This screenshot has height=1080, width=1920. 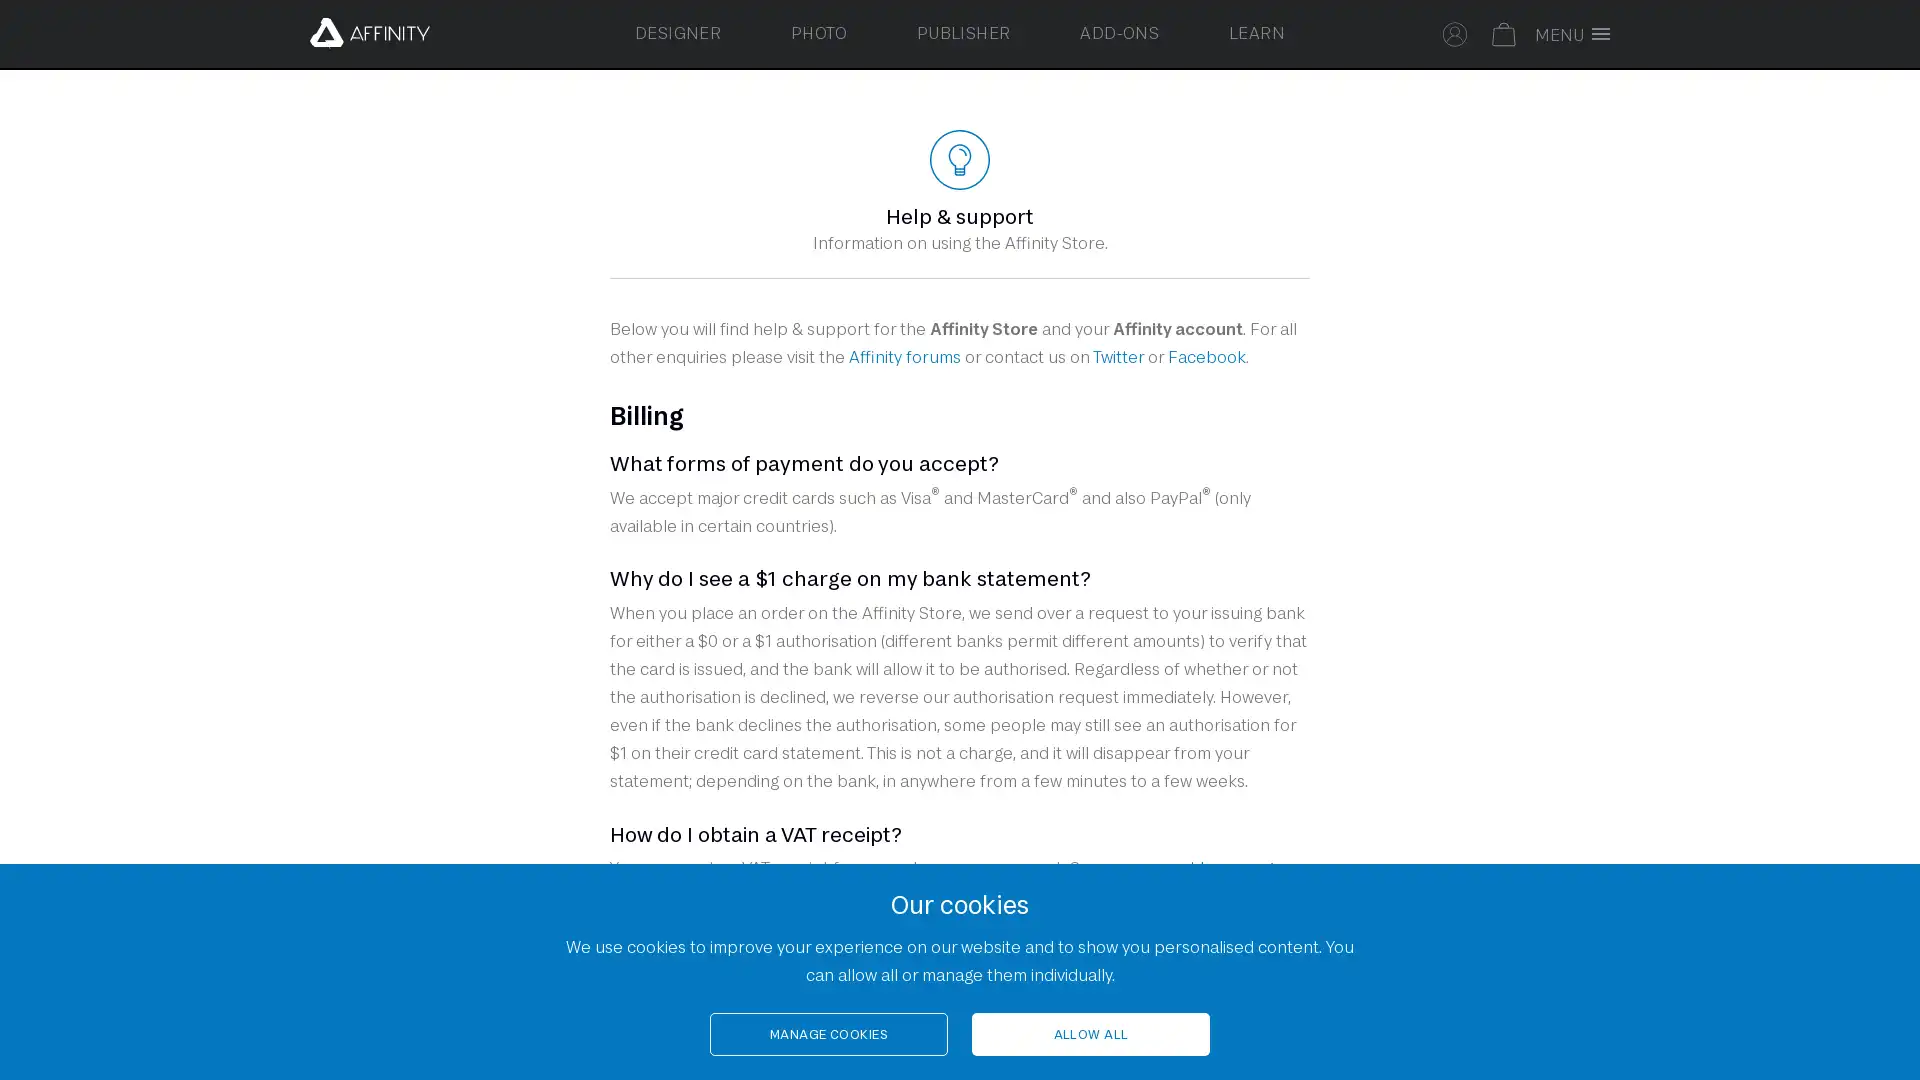 I want to click on MANAGE COOKIES, so click(x=829, y=1034).